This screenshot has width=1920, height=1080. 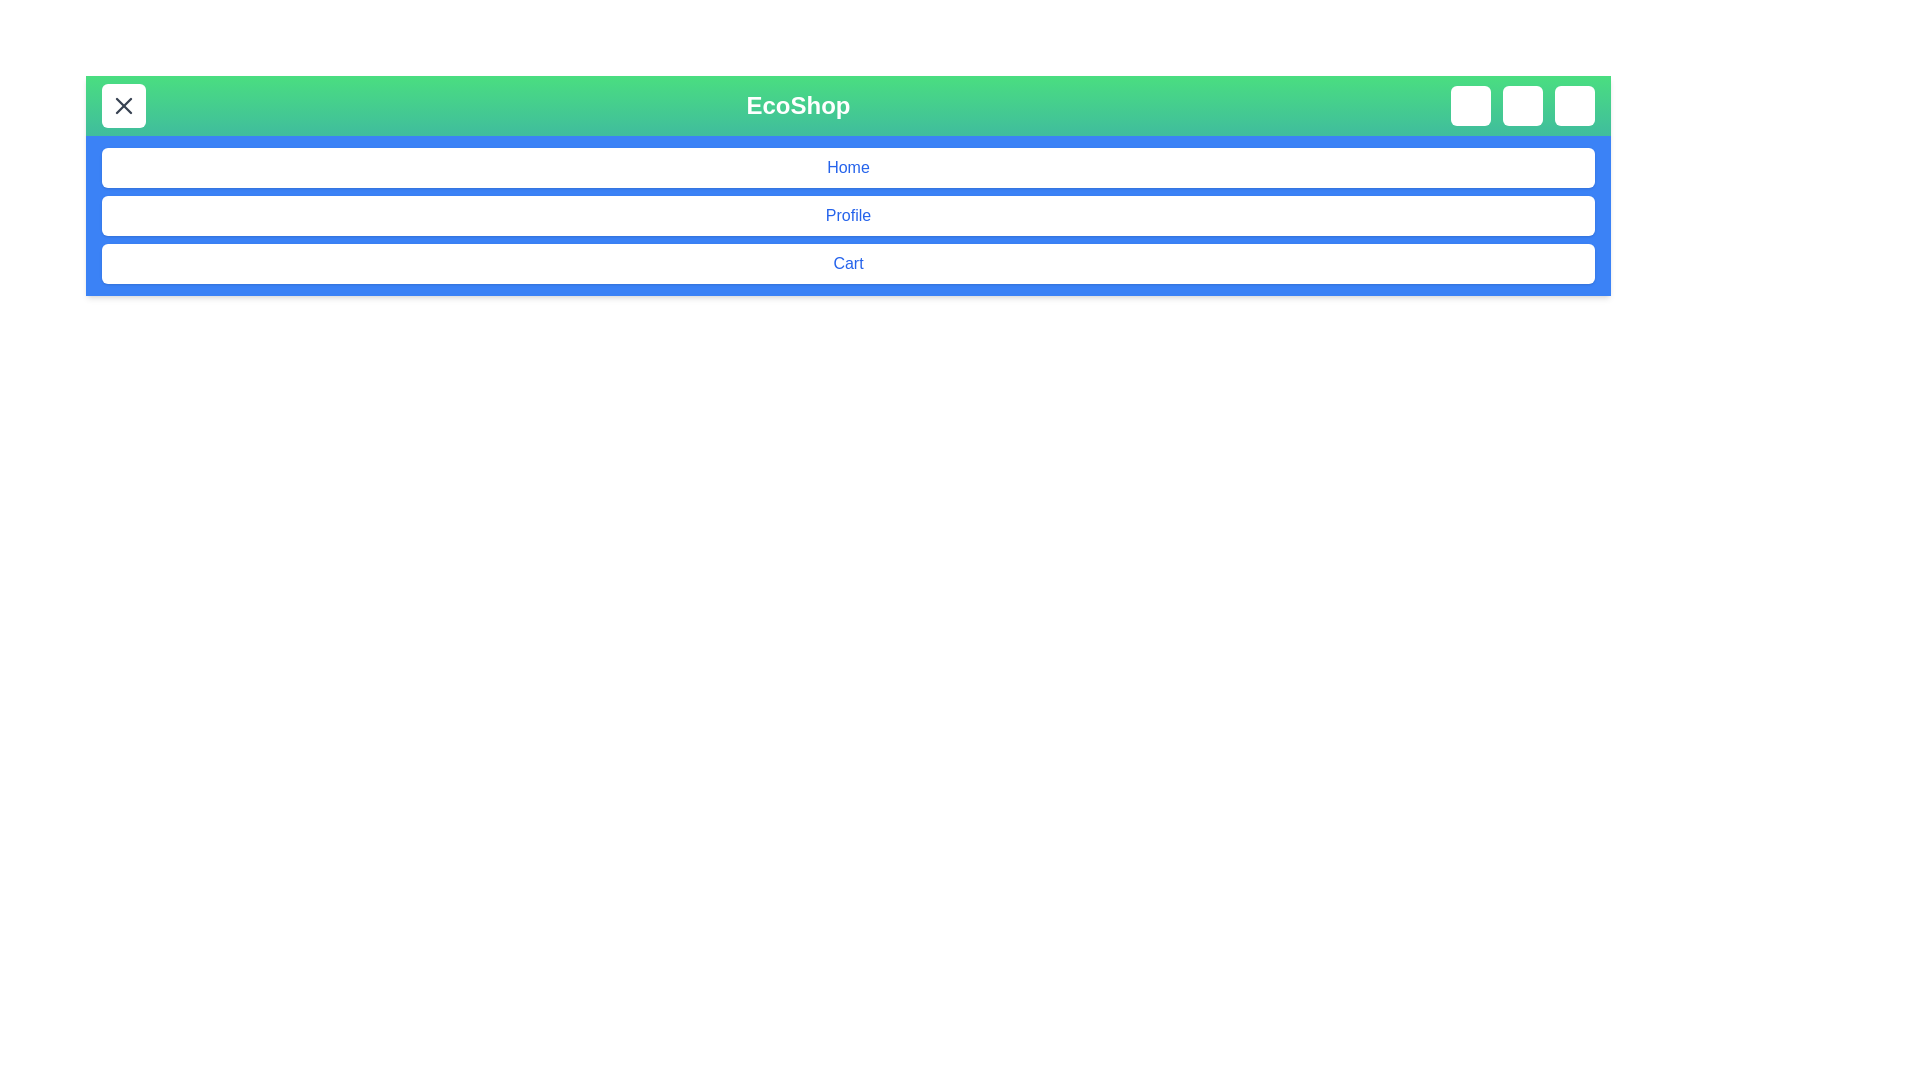 What do you see at coordinates (1521, 105) in the screenshot?
I see `the wishlist icon button` at bounding box center [1521, 105].